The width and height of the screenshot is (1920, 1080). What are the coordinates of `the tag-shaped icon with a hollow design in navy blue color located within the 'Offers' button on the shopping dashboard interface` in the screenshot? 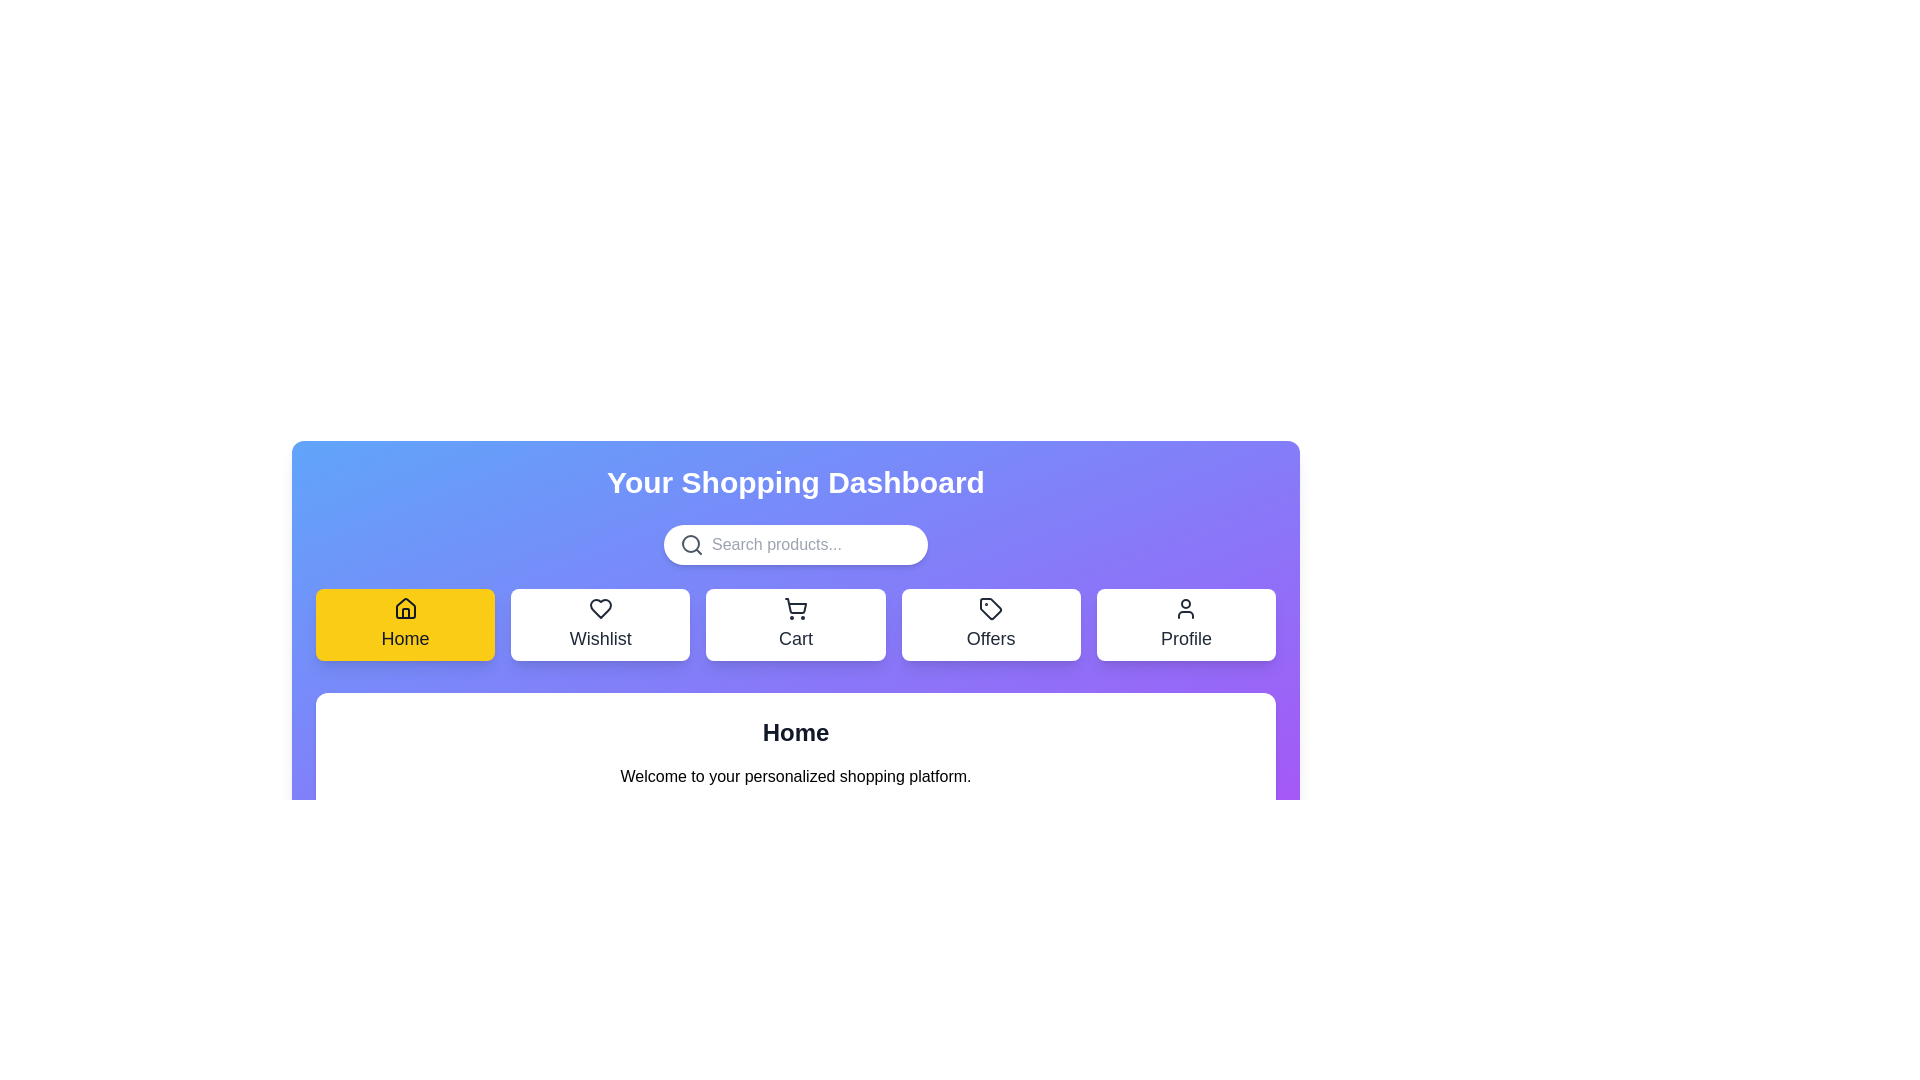 It's located at (991, 608).